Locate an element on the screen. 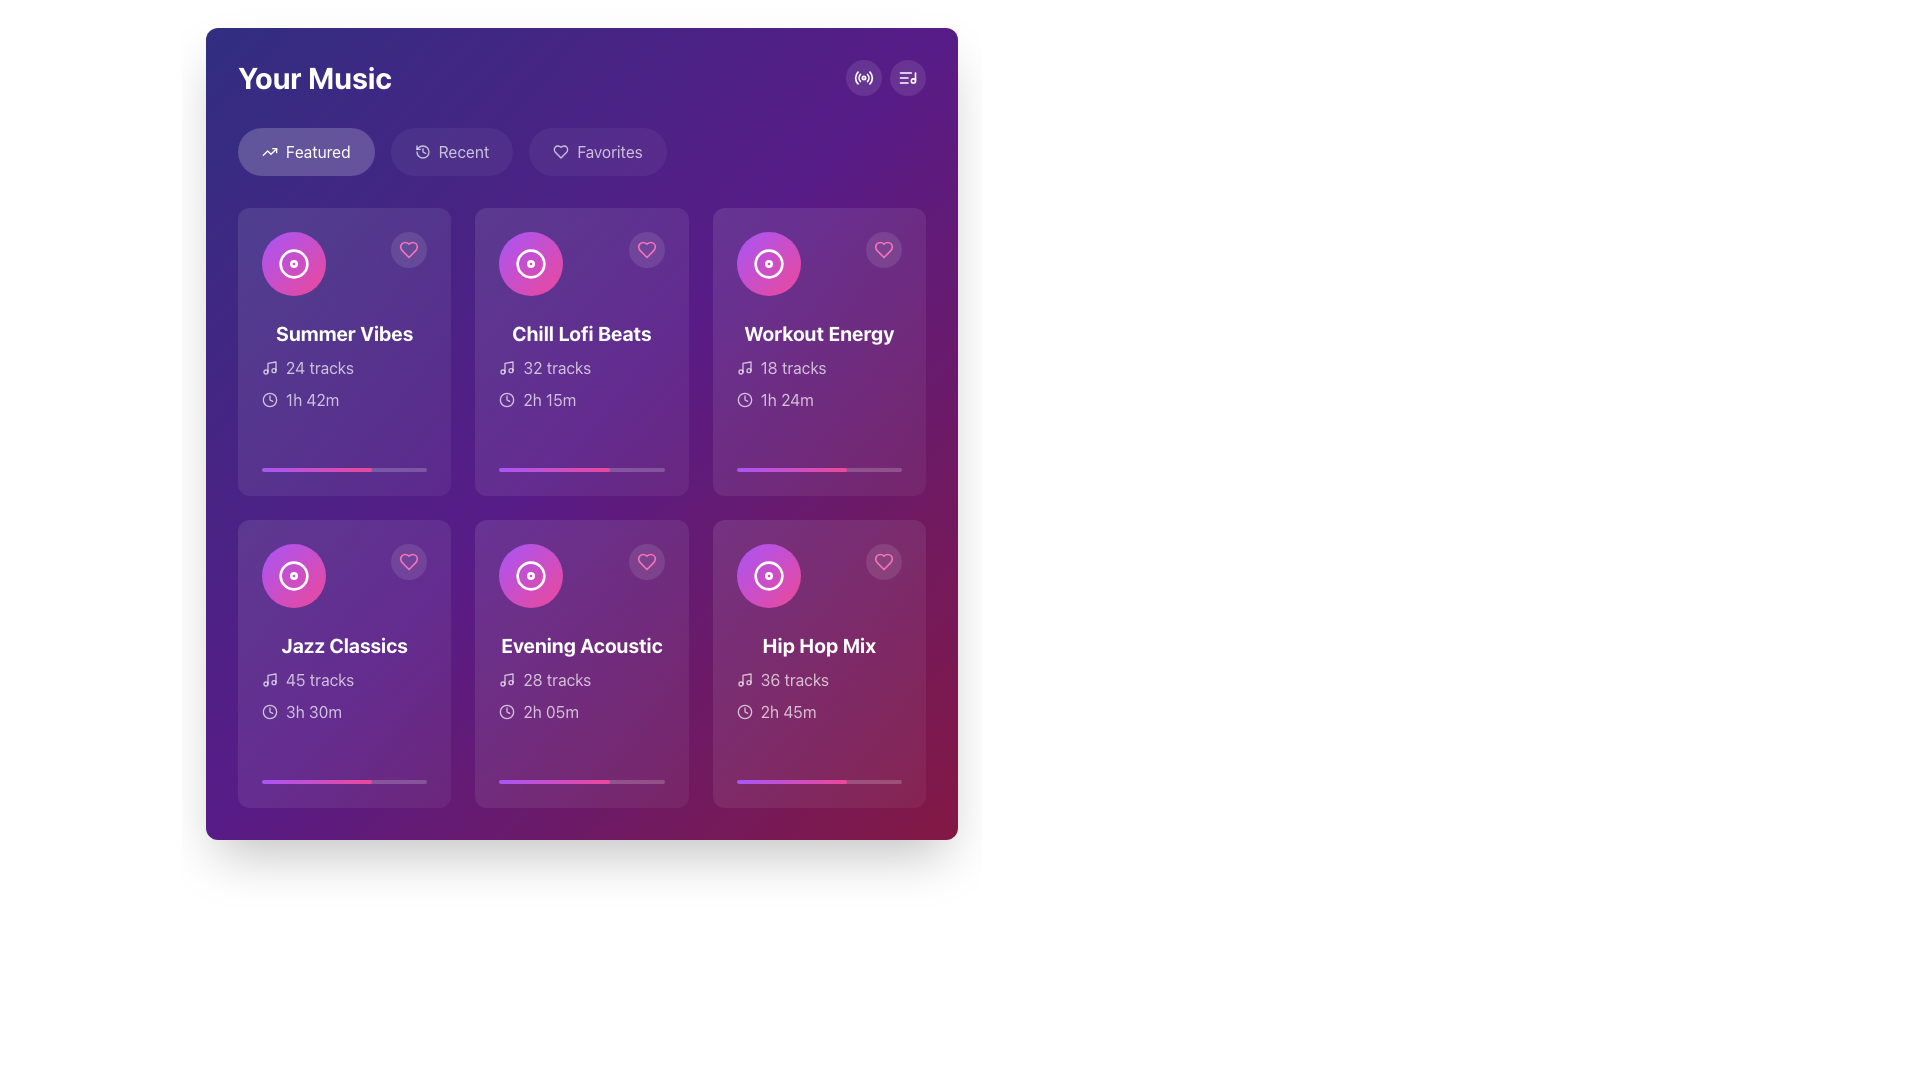  the heart icon button located at the top-right corner of the 'Hip Hop Mix' music collection card for keyboard focus is located at coordinates (882, 562).